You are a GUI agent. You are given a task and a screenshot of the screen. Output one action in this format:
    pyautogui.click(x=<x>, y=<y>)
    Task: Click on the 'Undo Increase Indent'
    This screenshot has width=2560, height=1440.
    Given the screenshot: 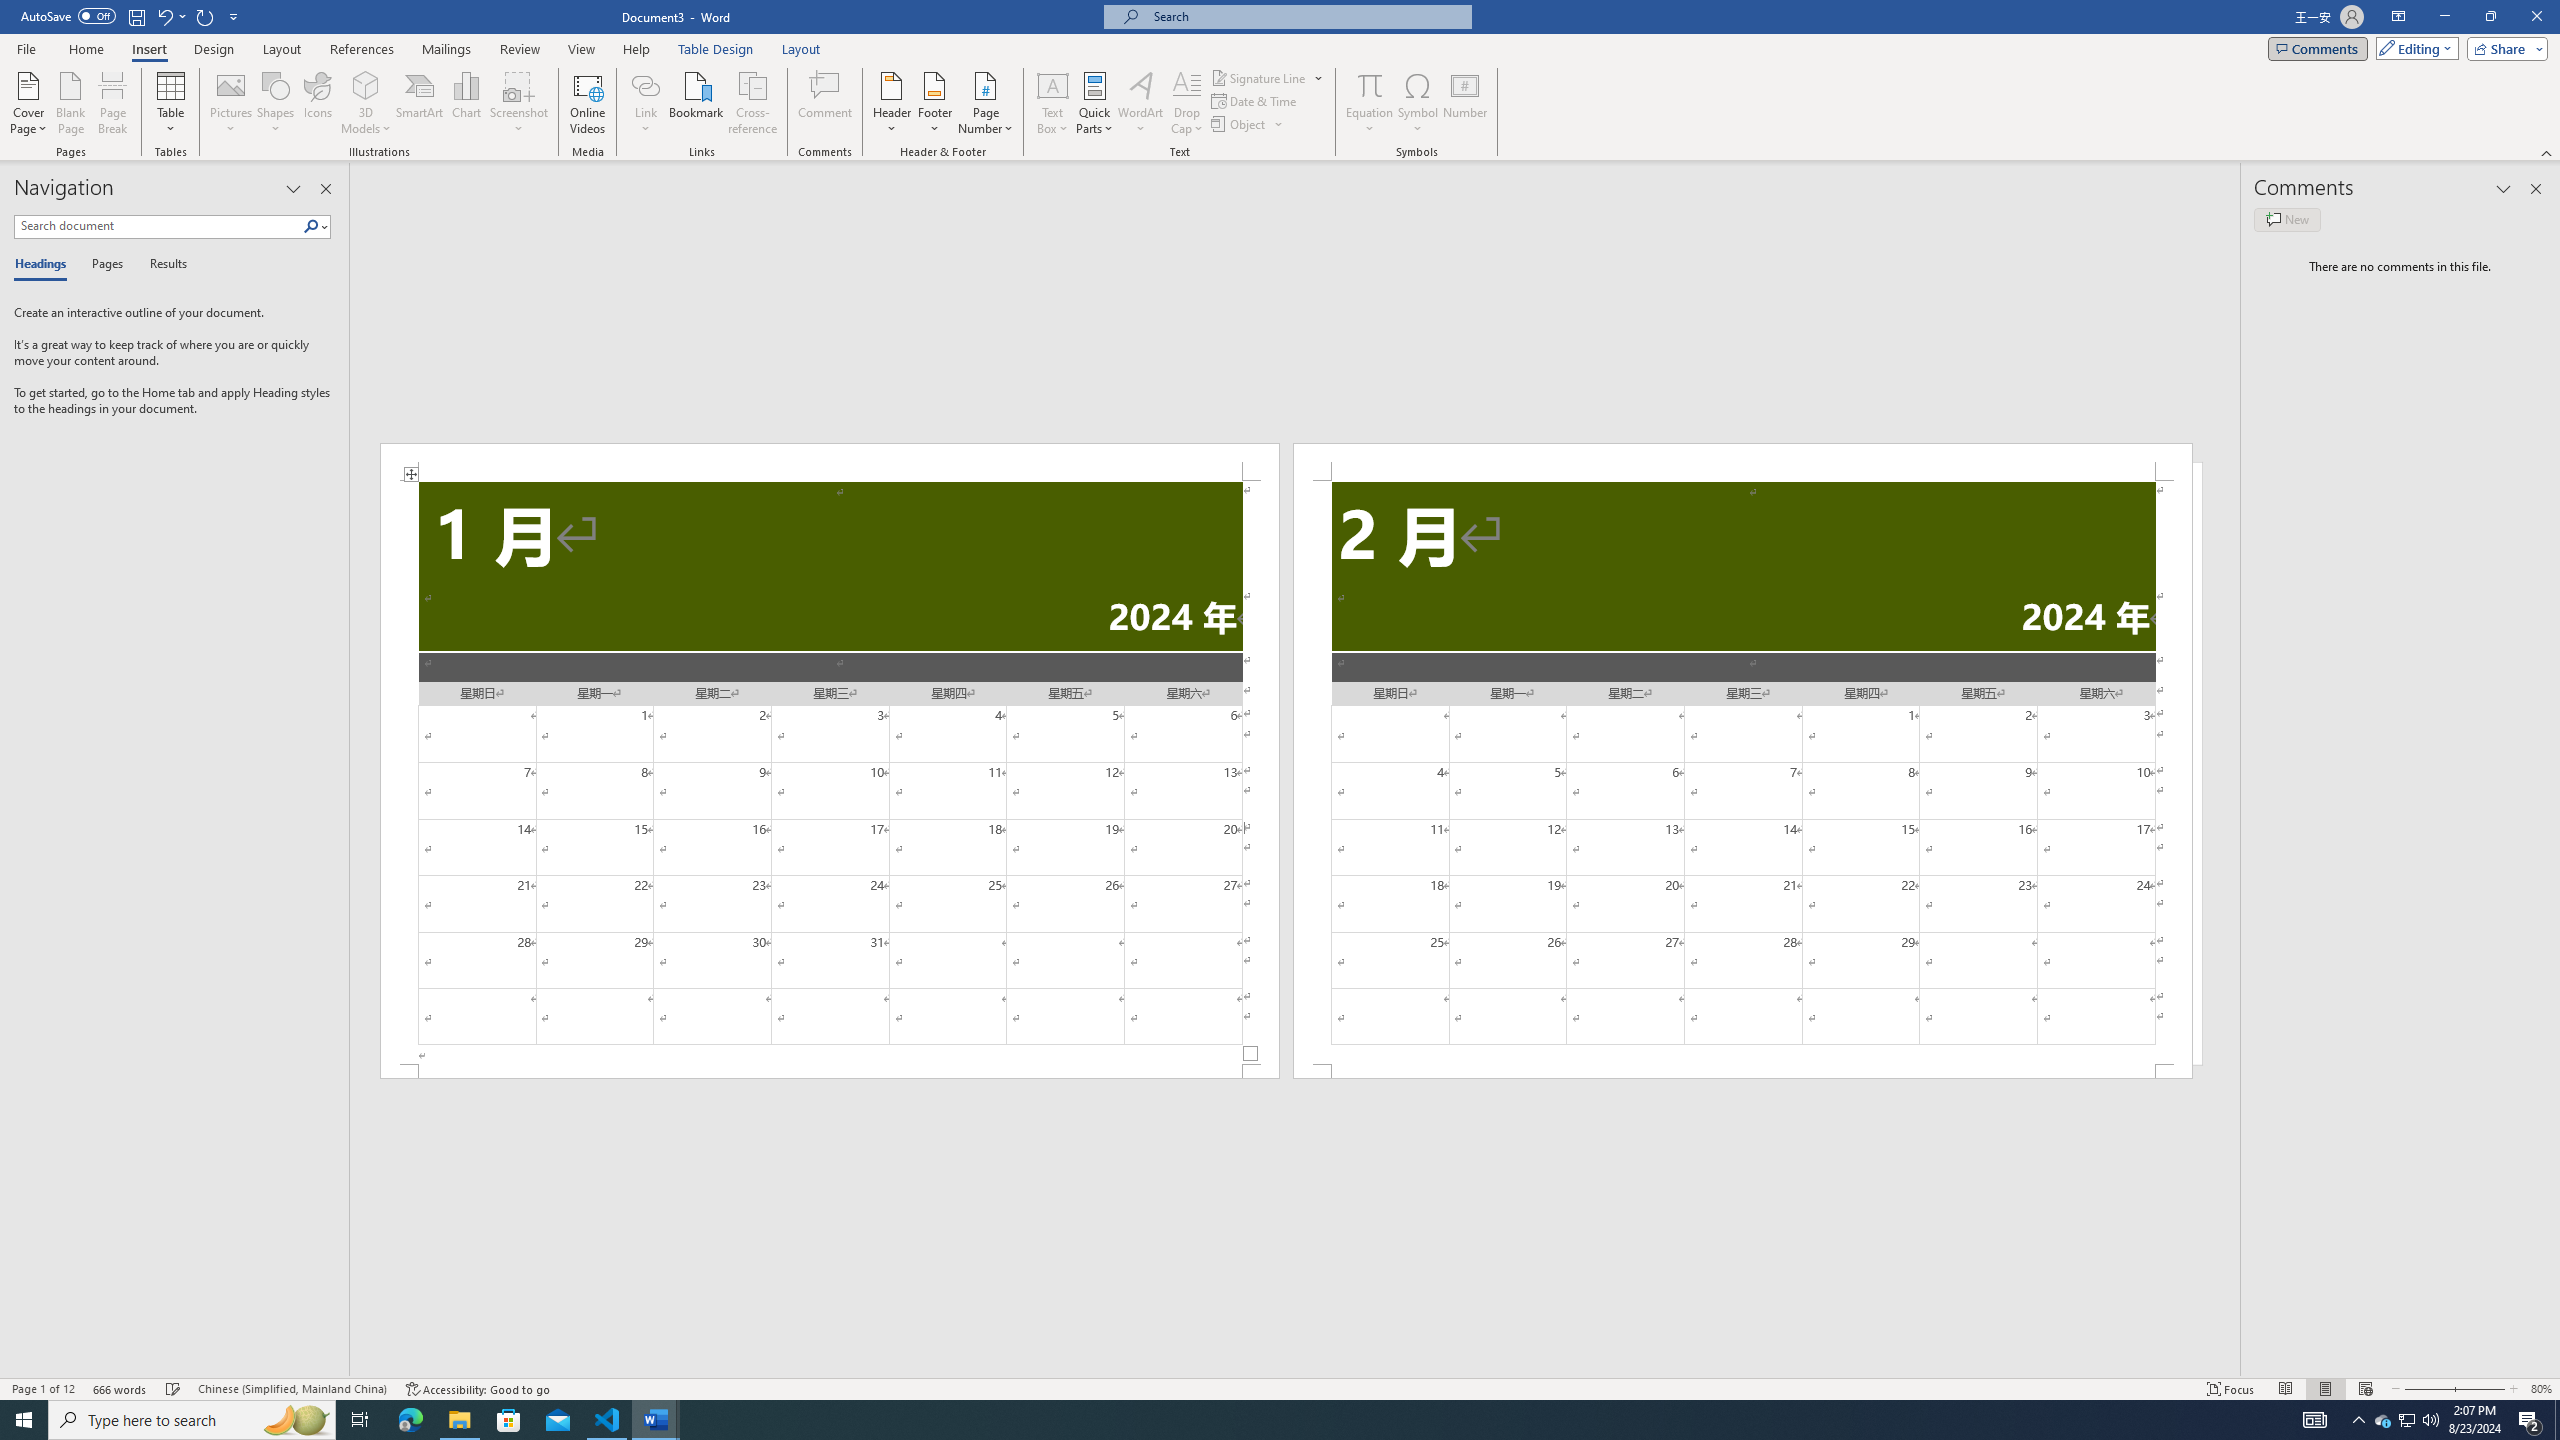 What is the action you would take?
    pyautogui.click(x=170, y=15)
    